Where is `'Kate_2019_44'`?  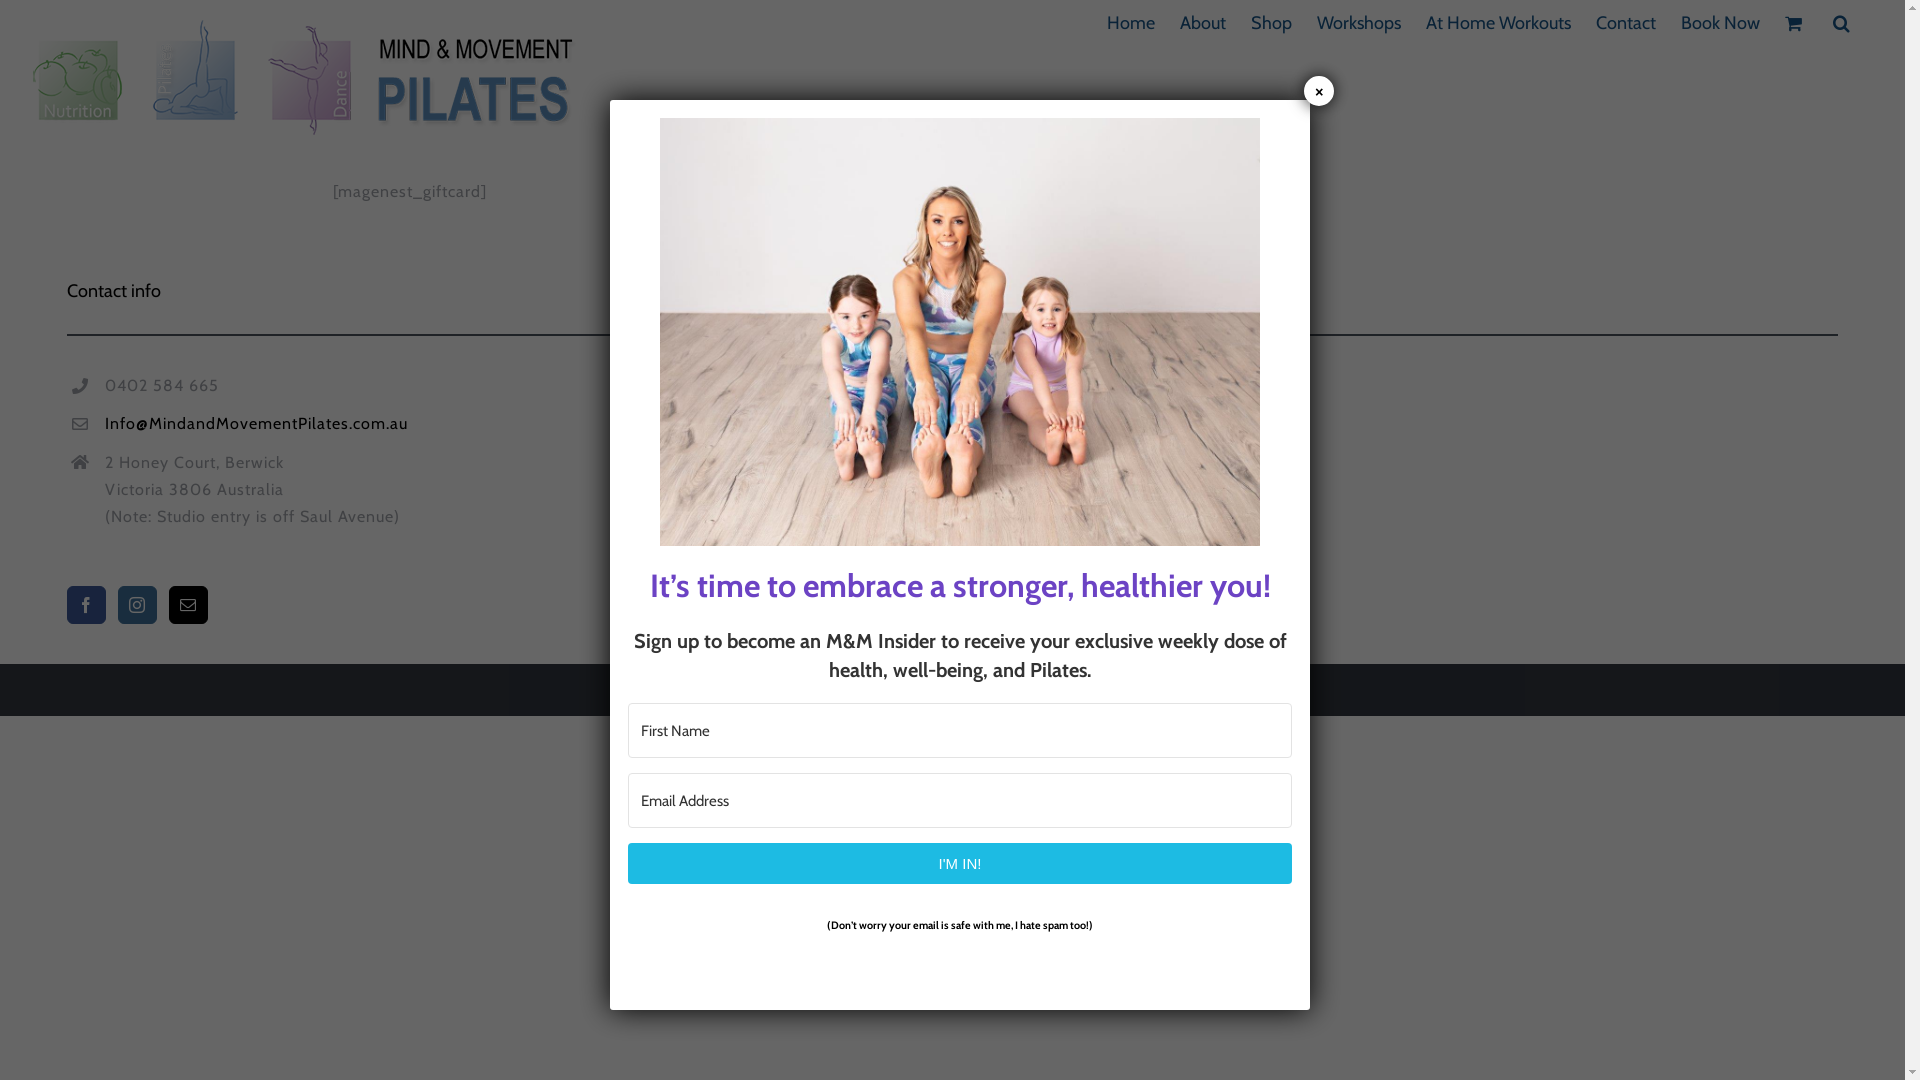
'Kate_2019_44' is located at coordinates (960, 330).